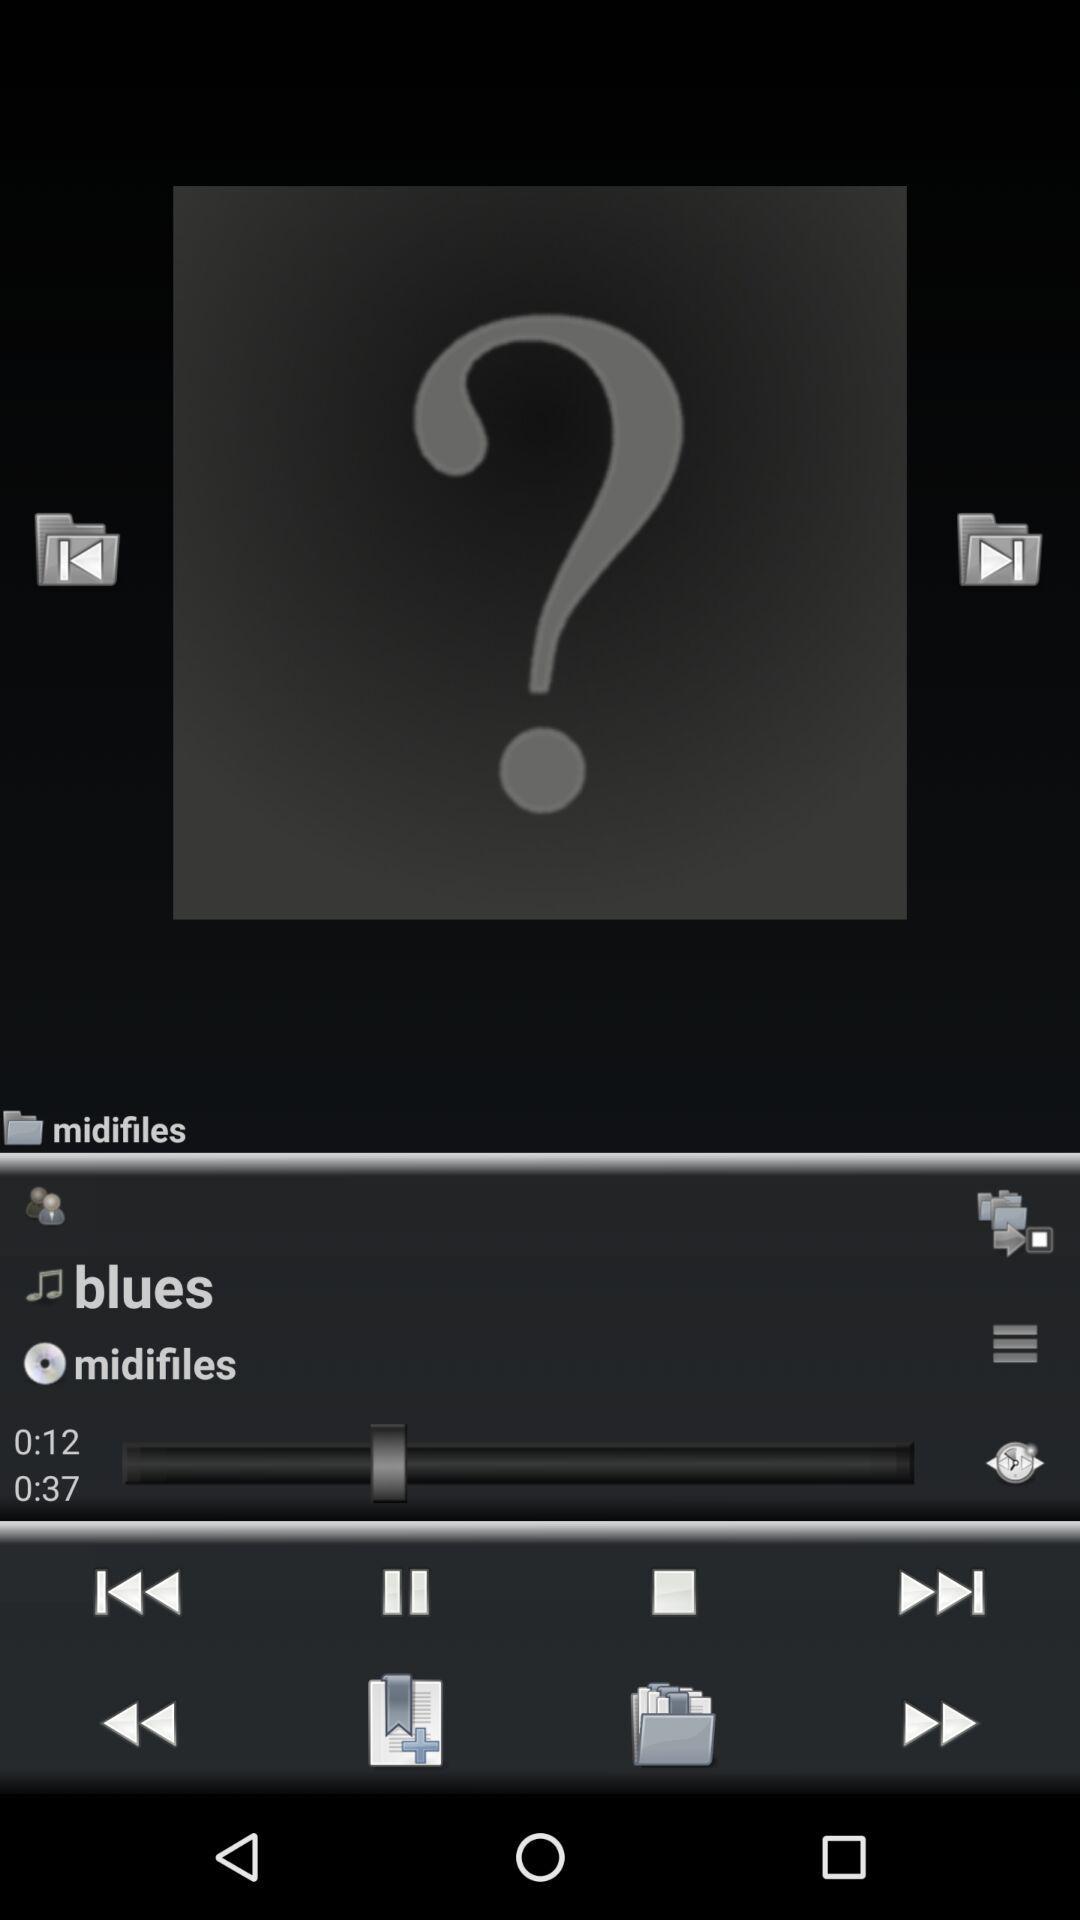 This screenshot has width=1080, height=1920. What do you see at coordinates (137, 1702) in the screenshot?
I see `the av_rewind icon` at bounding box center [137, 1702].